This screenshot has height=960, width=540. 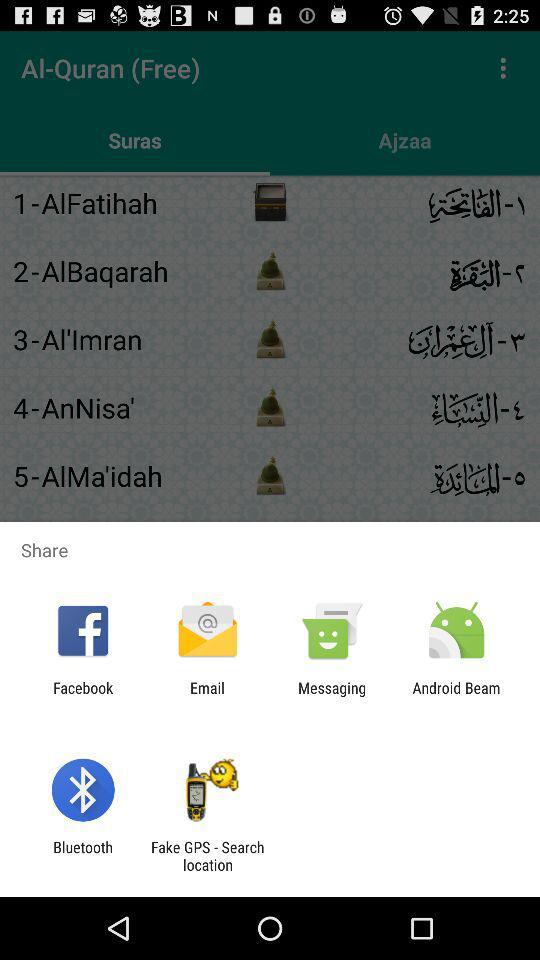 What do you see at coordinates (456, 696) in the screenshot?
I see `the android beam item` at bounding box center [456, 696].